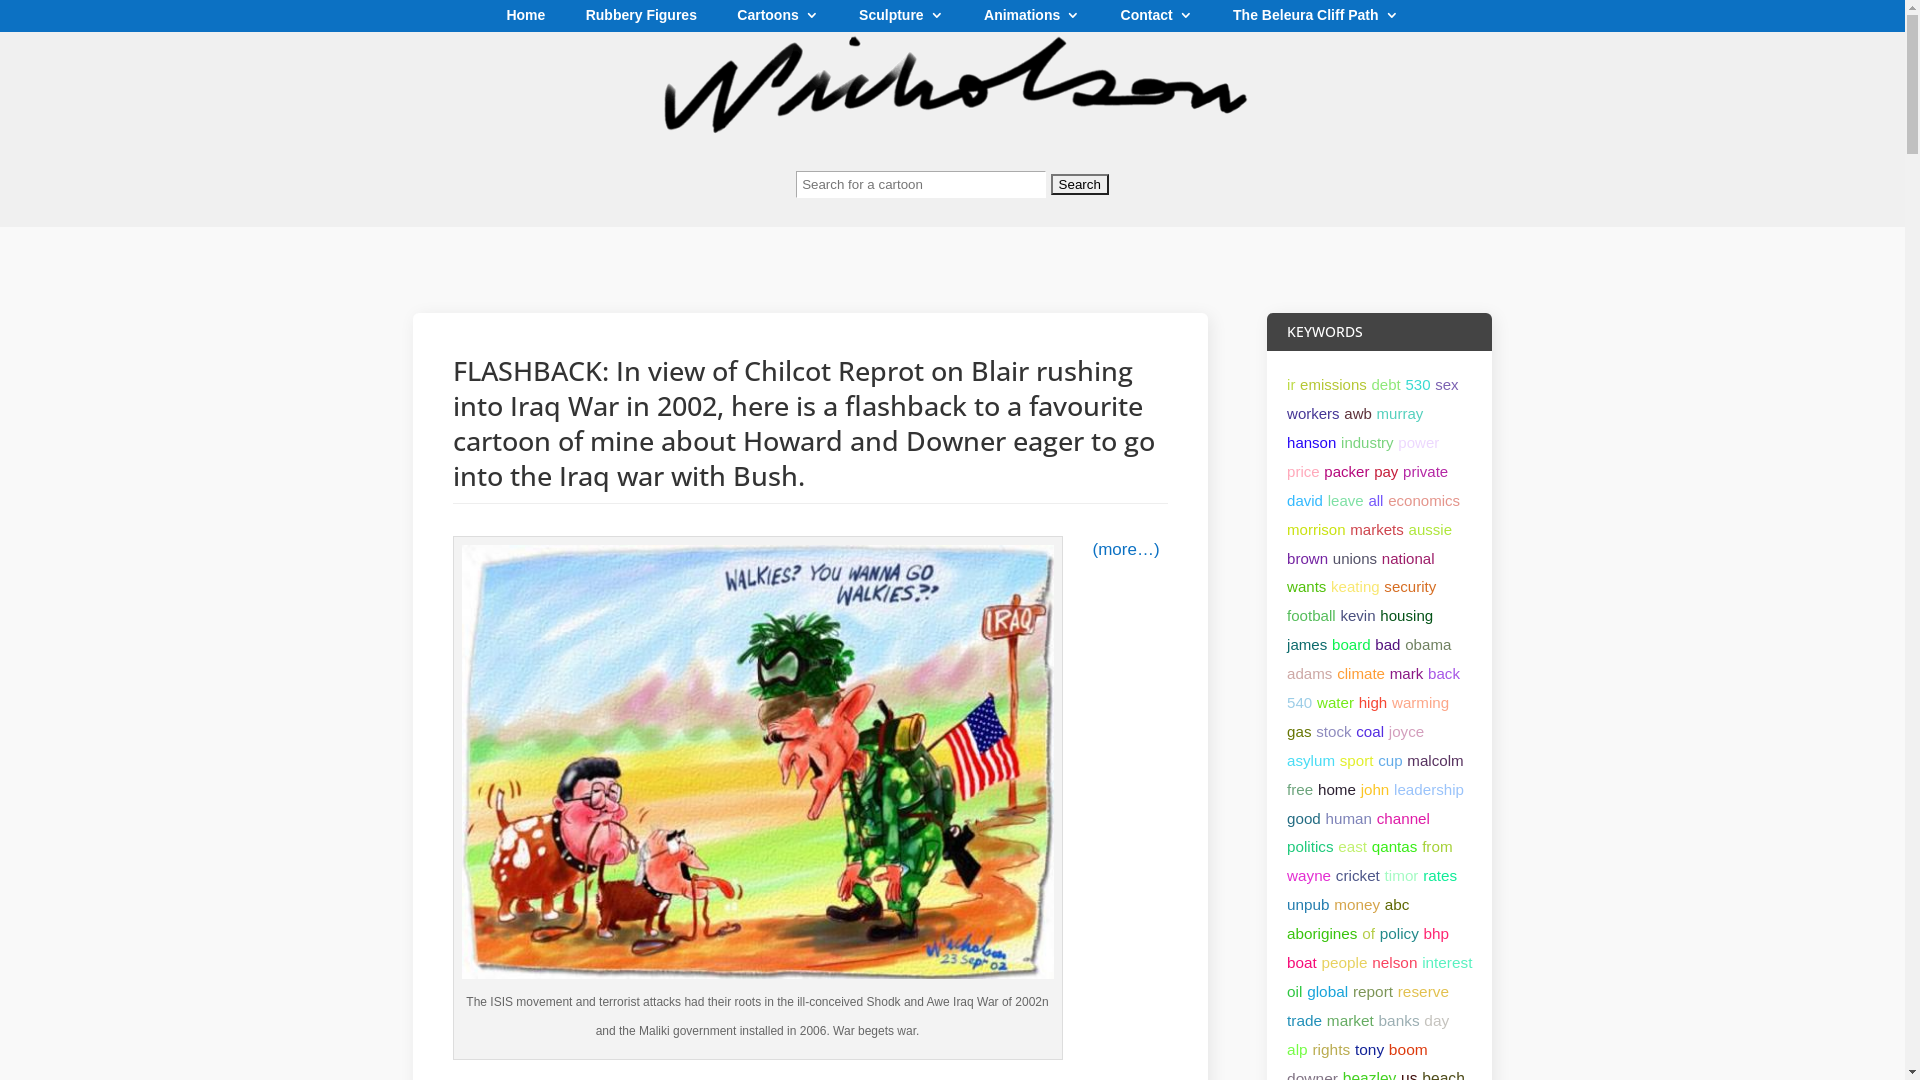 The width and height of the screenshot is (1920, 1080). What do you see at coordinates (1301, 961) in the screenshot?
I see `'boat'` at bounding box center [1301, 961].